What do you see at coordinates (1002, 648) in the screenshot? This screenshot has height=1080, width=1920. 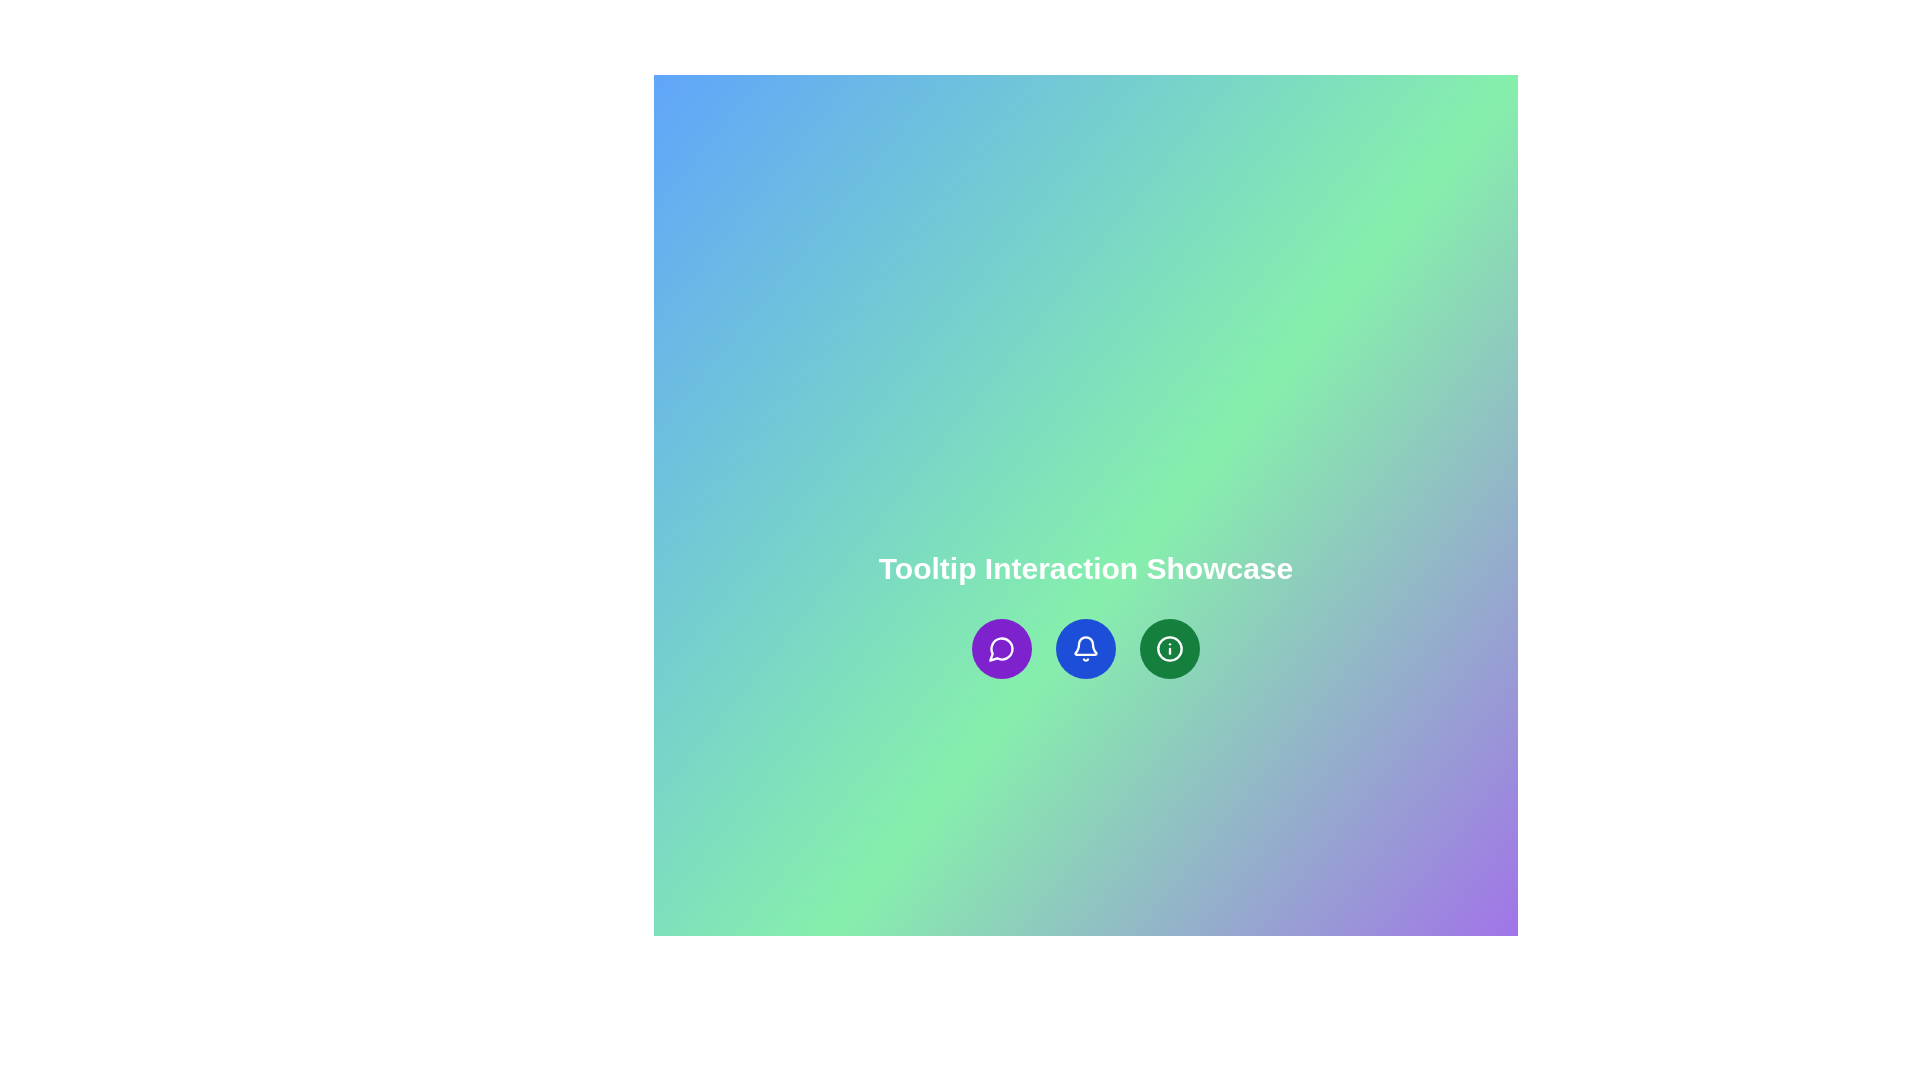 I see `the speech bubble icon button, which is the leftmost circular purple button in the row below 'Tooltip Interaction Showcase'` at bounding box center [1002, 648].